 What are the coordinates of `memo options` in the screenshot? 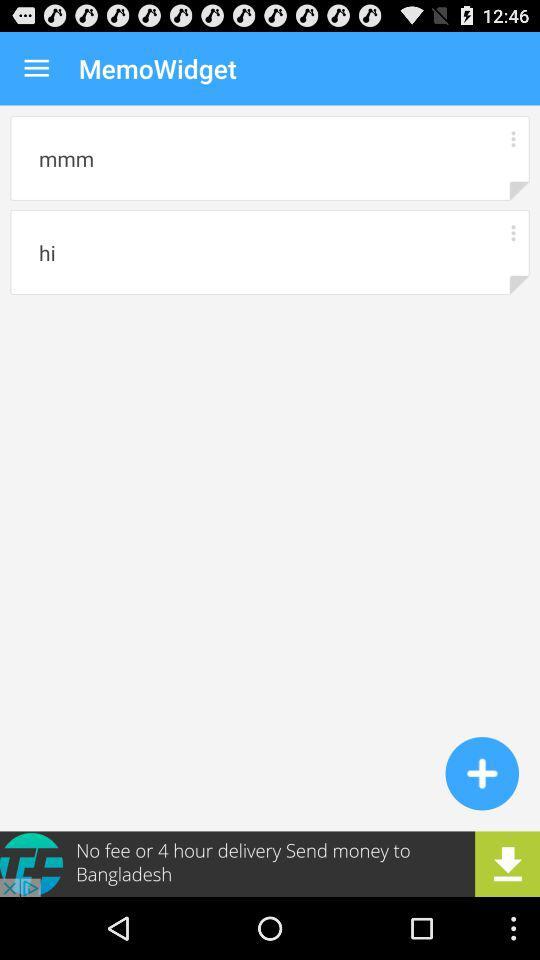 It's located at (513, 232).